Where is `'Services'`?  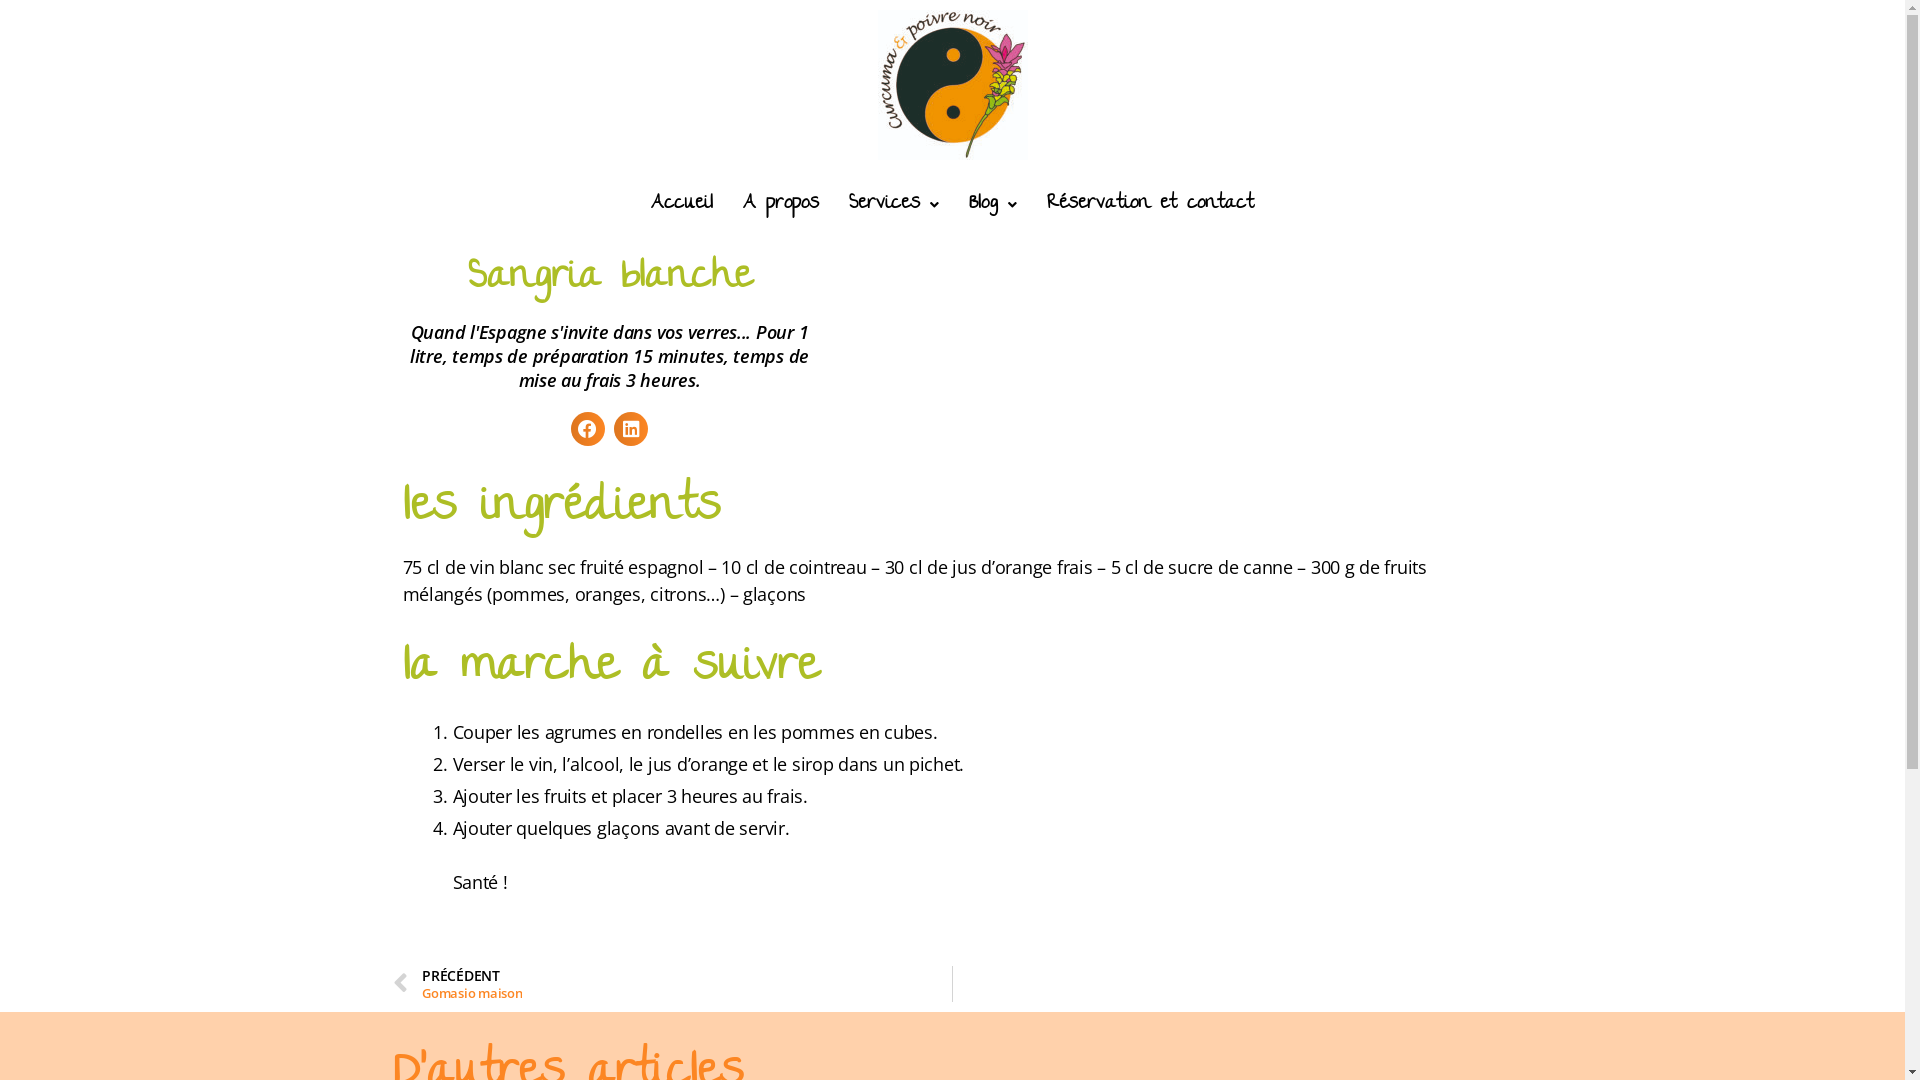 'Services' is located at coordinates (834, 204).